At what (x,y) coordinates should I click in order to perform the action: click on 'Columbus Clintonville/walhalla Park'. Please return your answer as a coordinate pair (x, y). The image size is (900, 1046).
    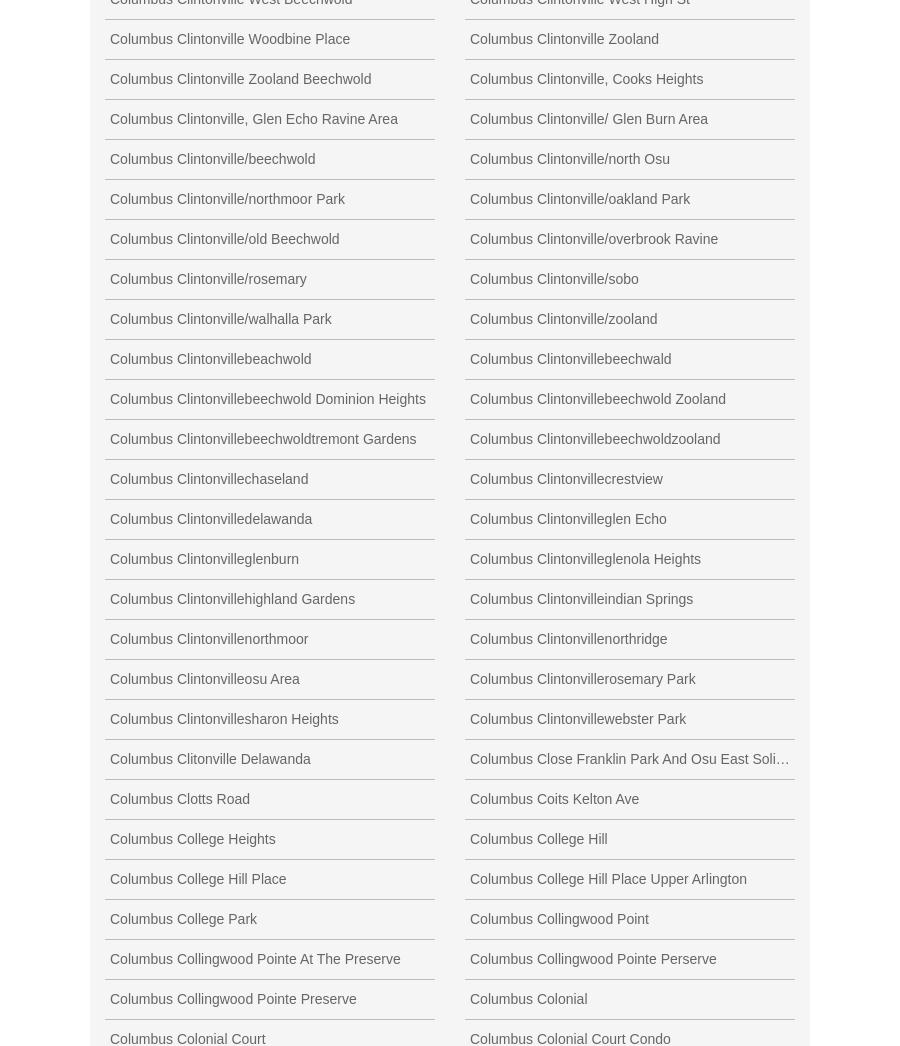
    Looking at the image, I should click on (220, 316).